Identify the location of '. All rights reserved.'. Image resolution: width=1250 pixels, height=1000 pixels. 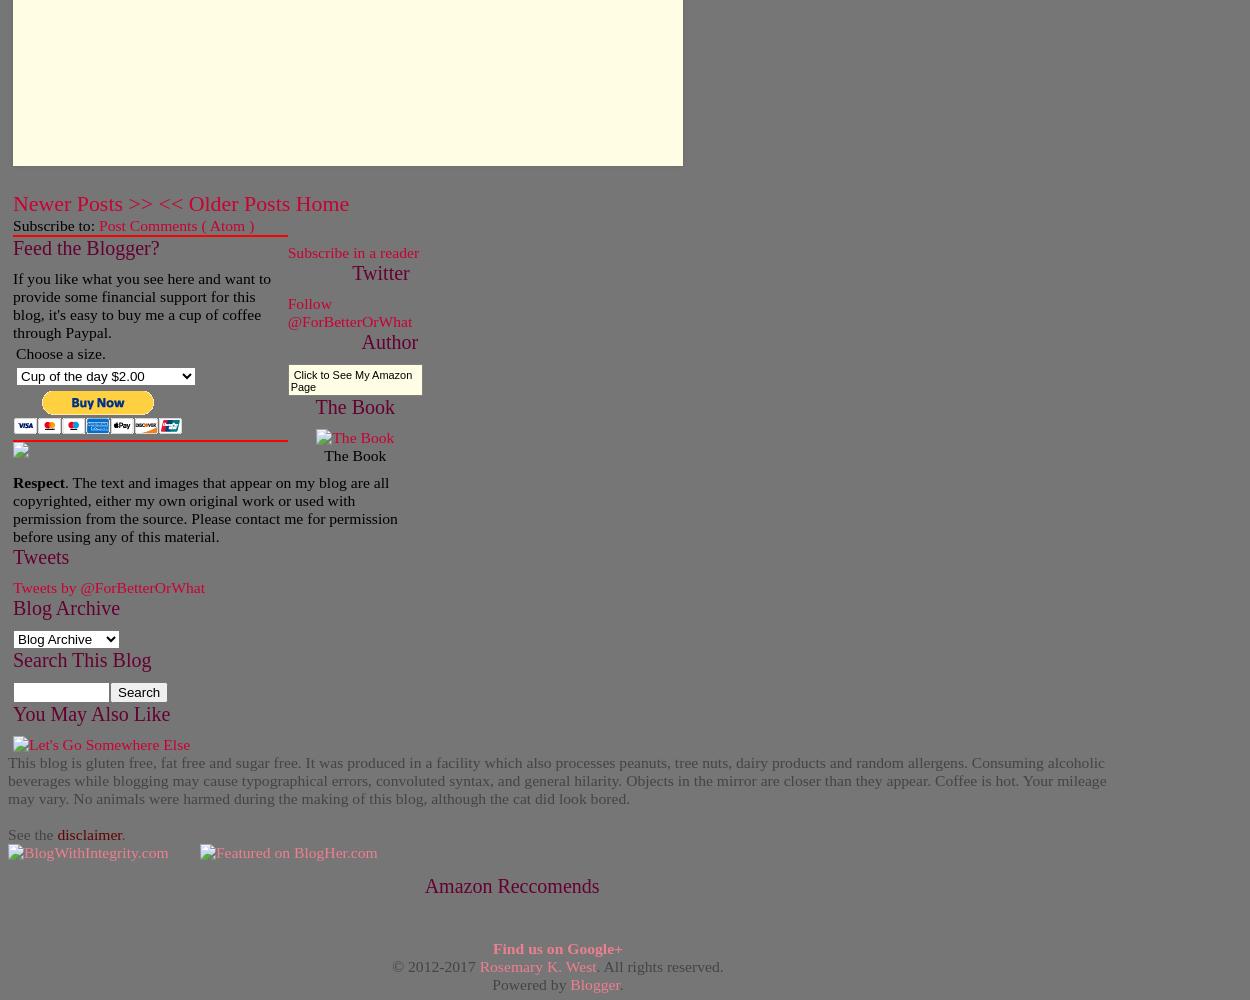
(595, 964).